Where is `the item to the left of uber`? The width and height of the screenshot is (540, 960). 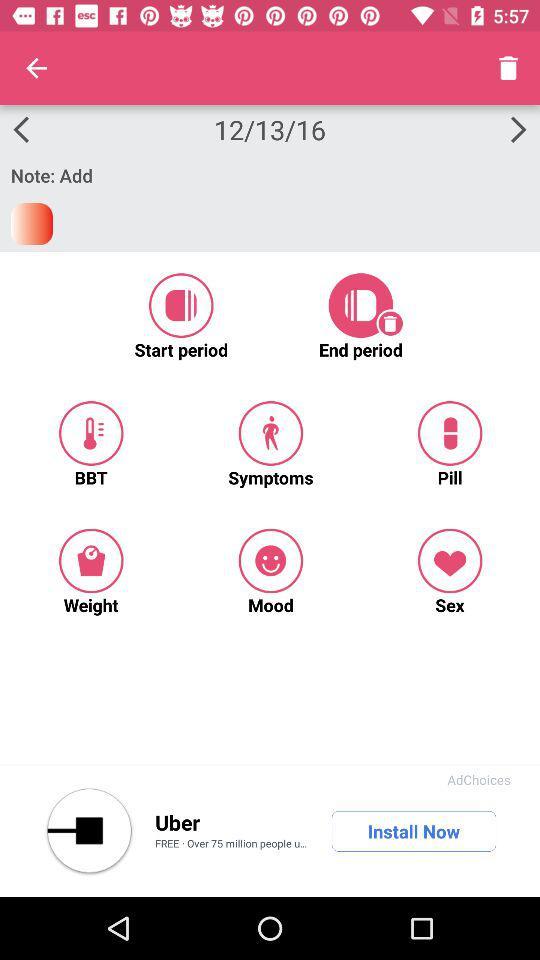 the item to the left of uber is located at coordinates (88, 831).